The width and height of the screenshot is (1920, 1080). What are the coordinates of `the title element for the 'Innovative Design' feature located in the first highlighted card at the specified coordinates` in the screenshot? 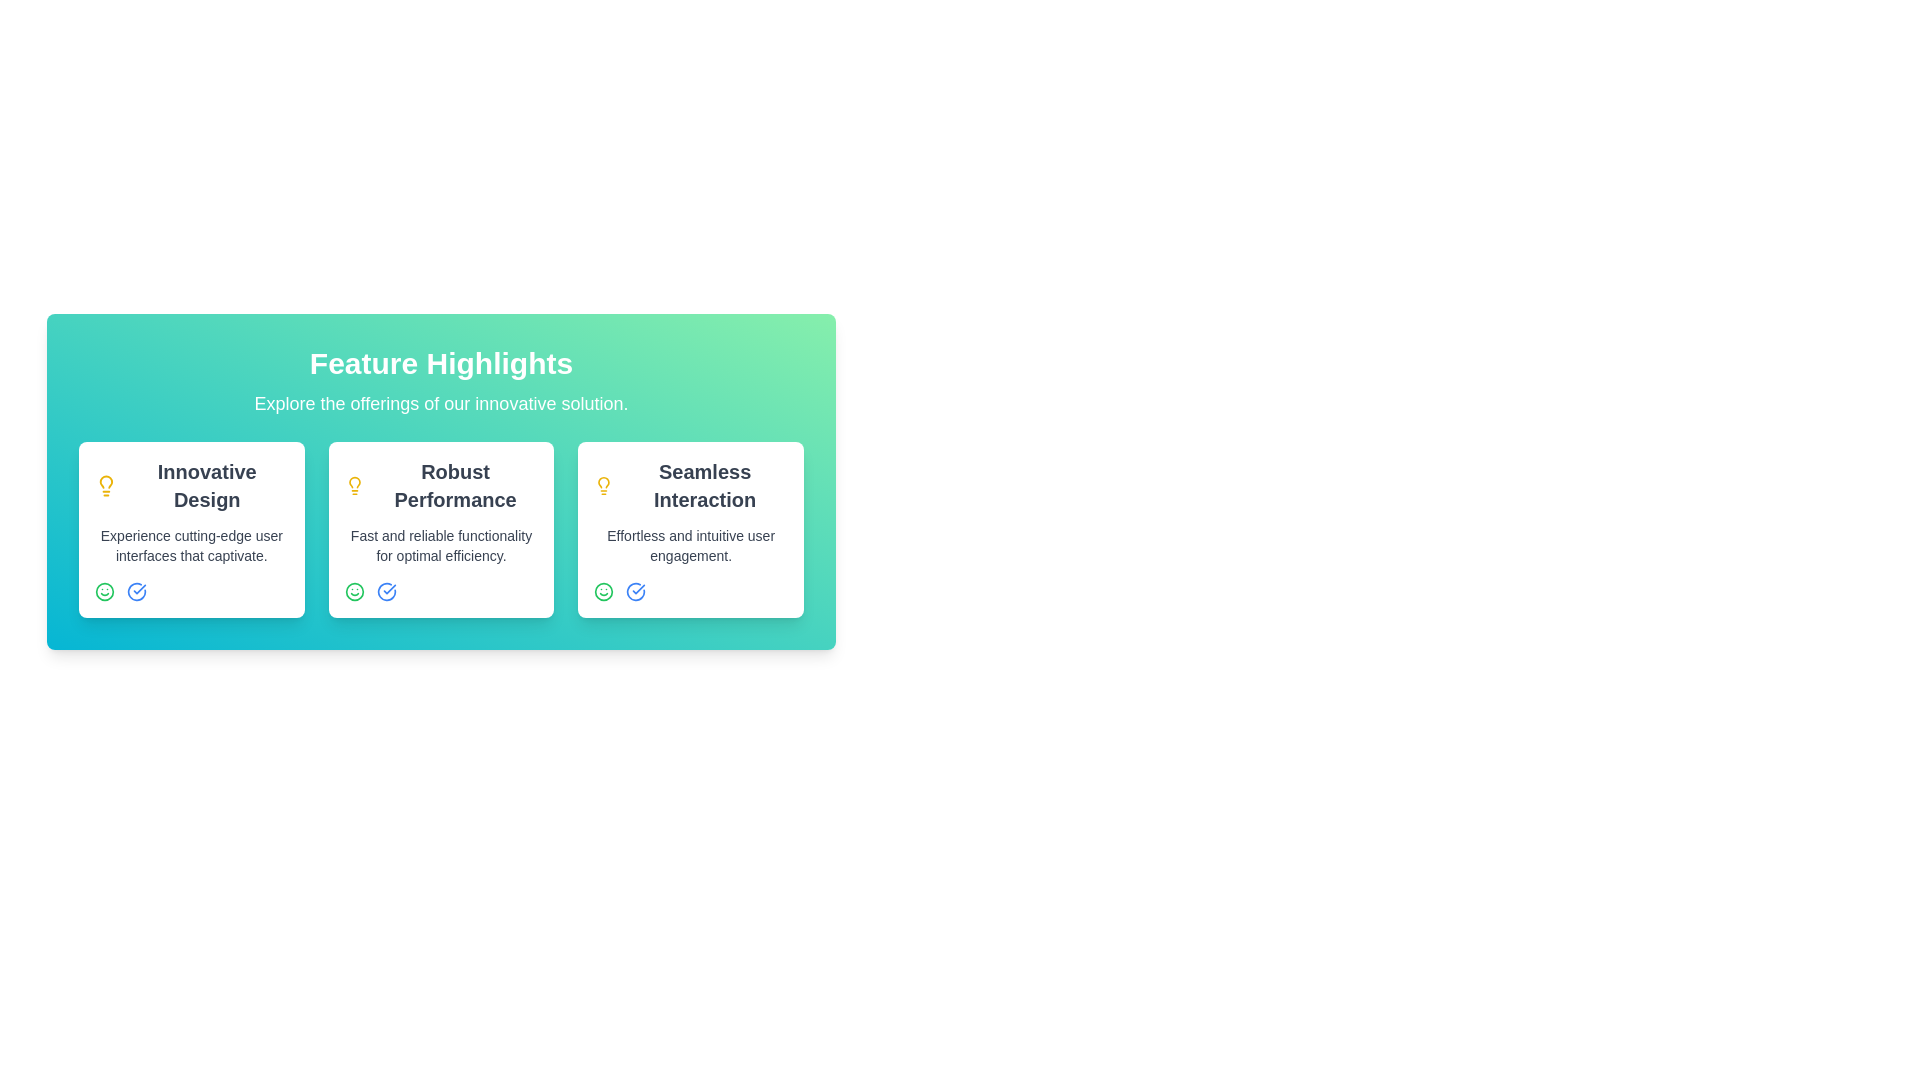 It's located at (191, 486).